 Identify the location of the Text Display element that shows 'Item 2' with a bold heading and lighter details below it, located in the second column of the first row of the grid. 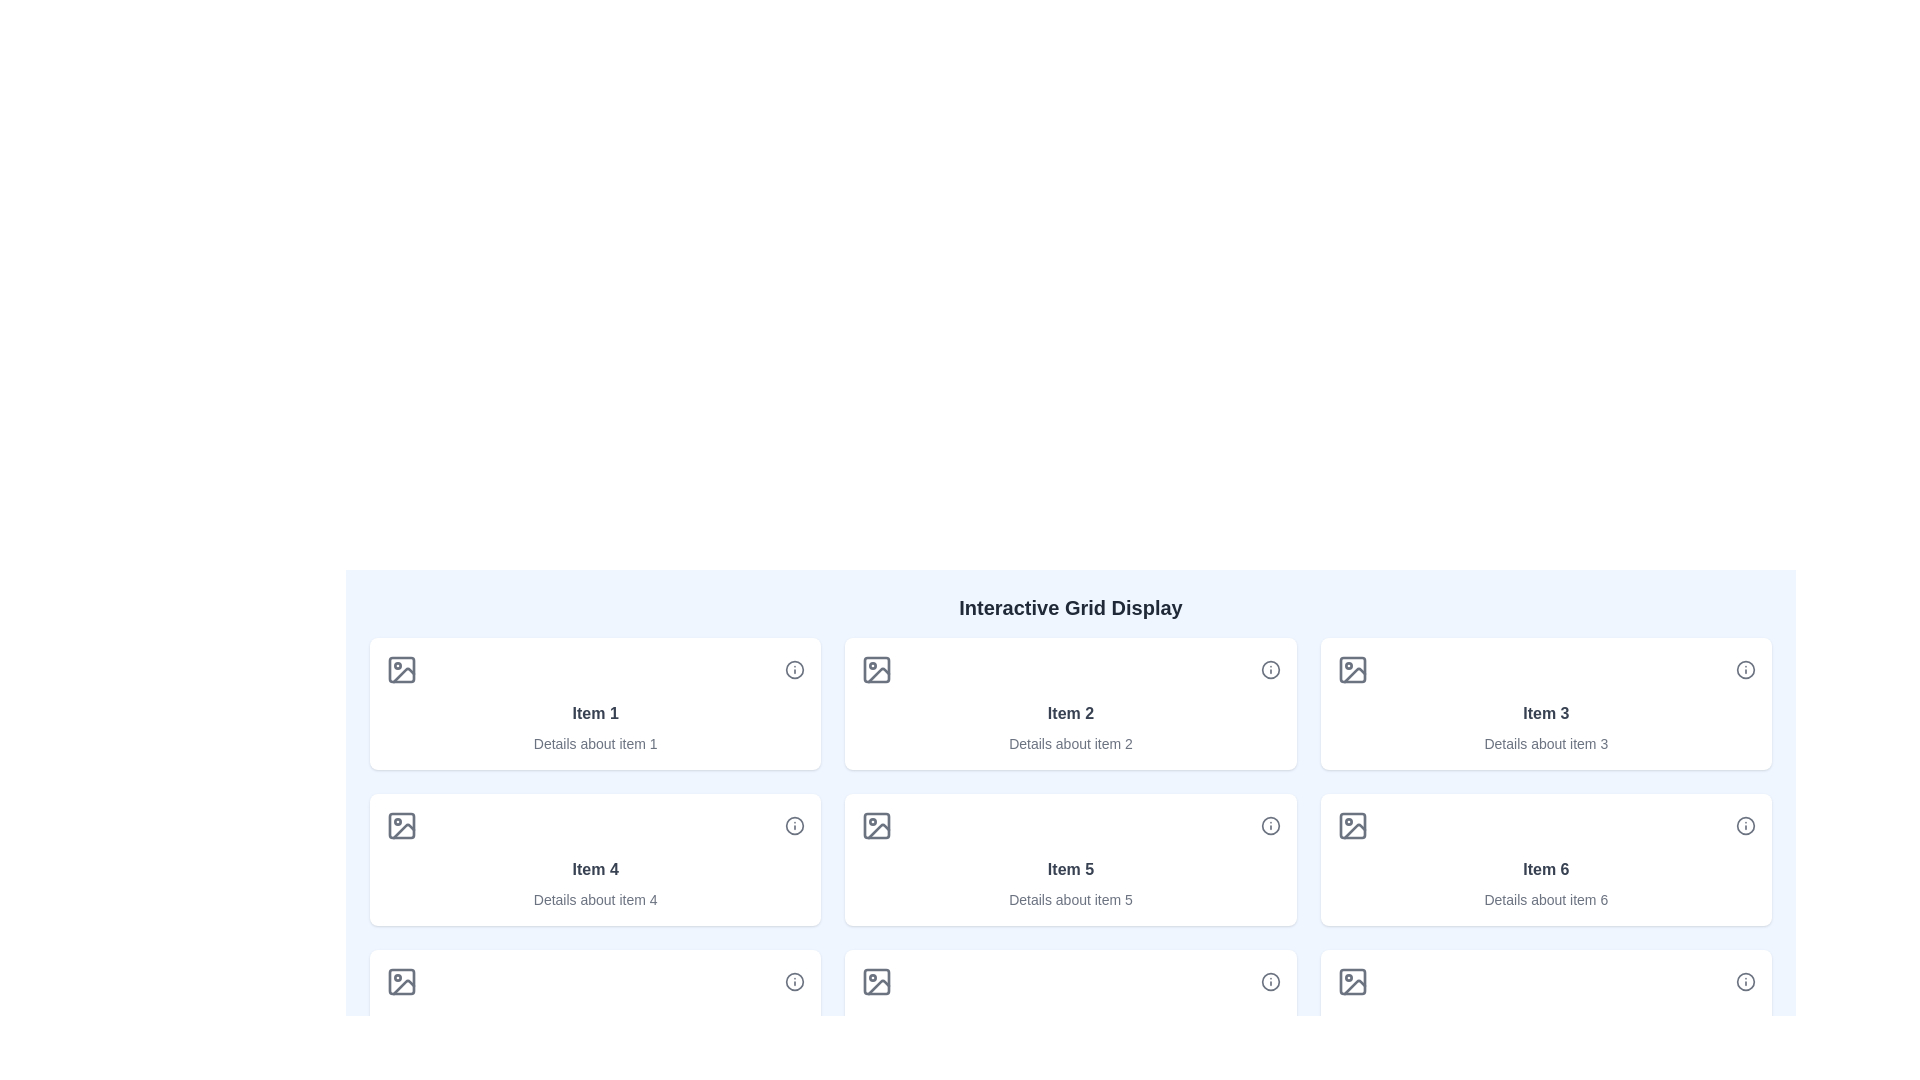
(1069, 728).